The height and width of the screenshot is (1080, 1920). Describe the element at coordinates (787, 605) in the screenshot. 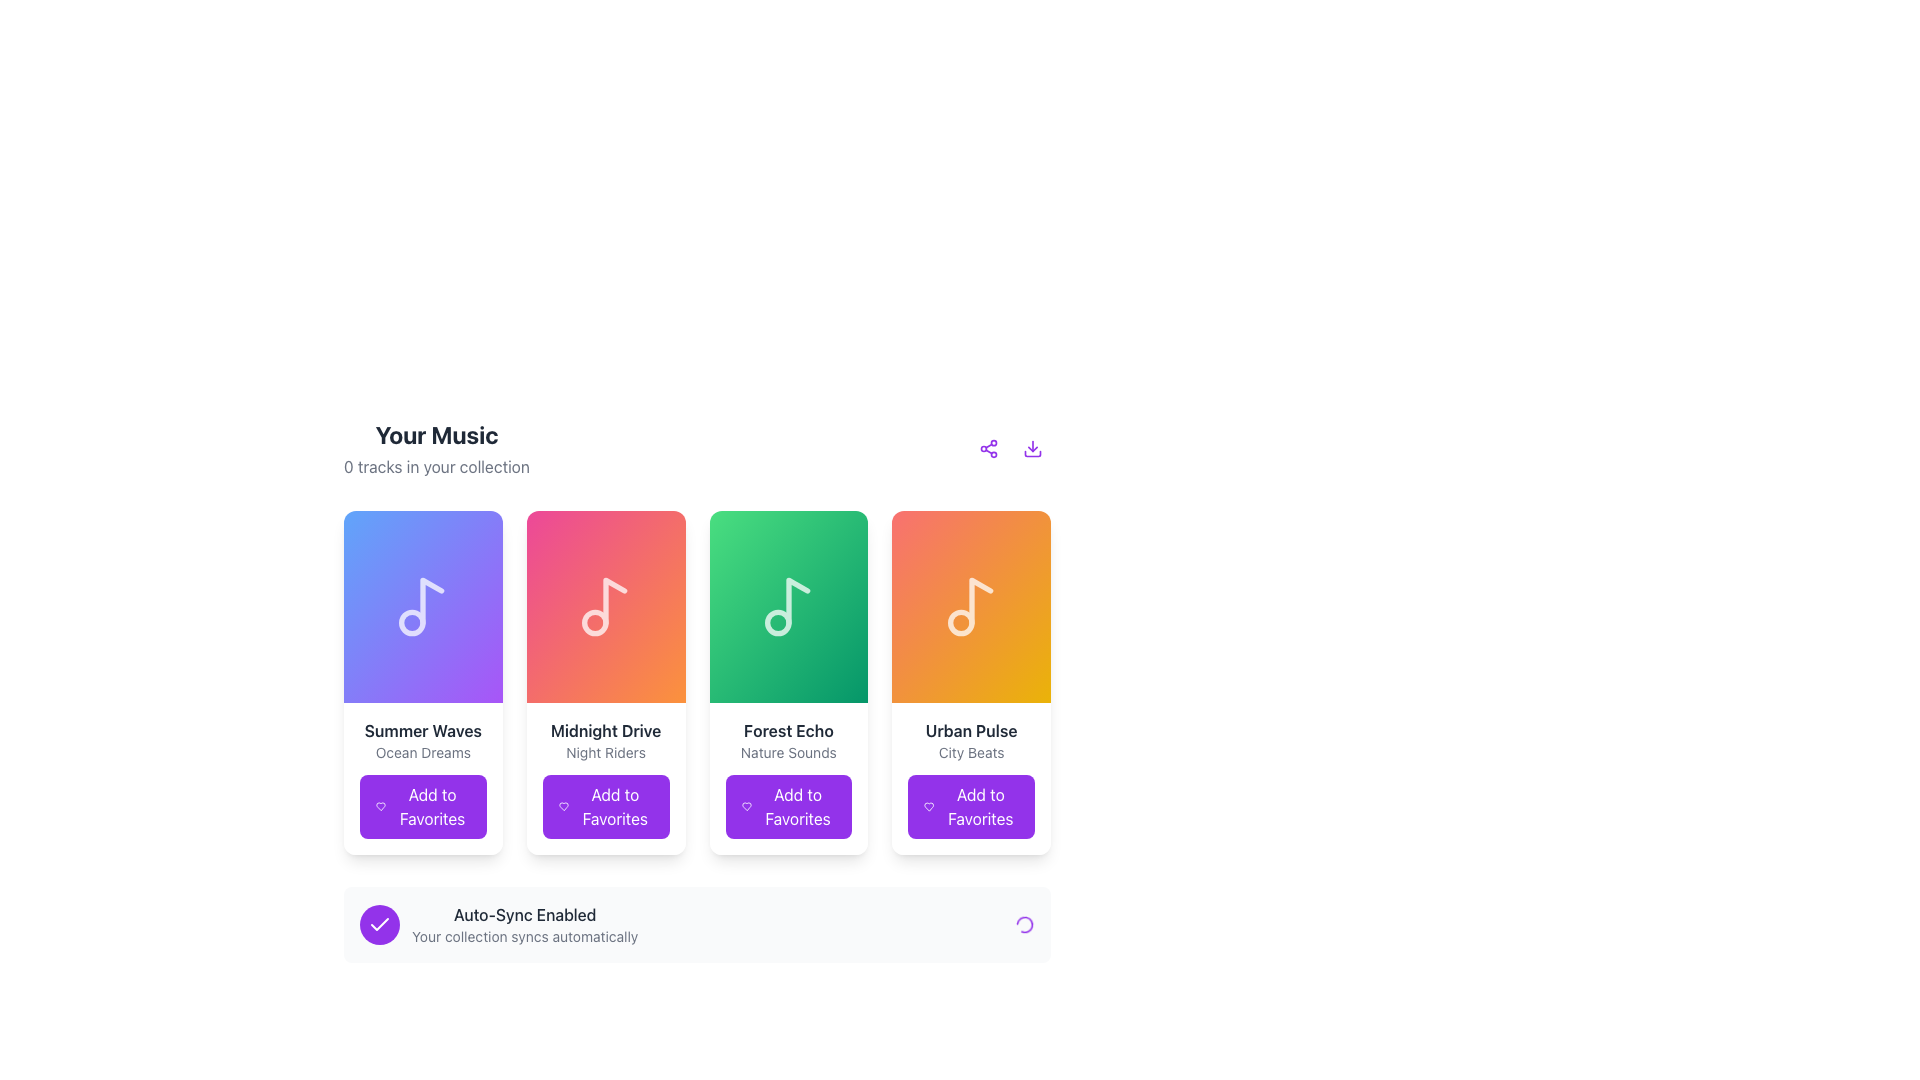

I see `the musical note icon which is semi-transparent and centrally positioned within the green card labeled 'Forest Echo'` at that location.